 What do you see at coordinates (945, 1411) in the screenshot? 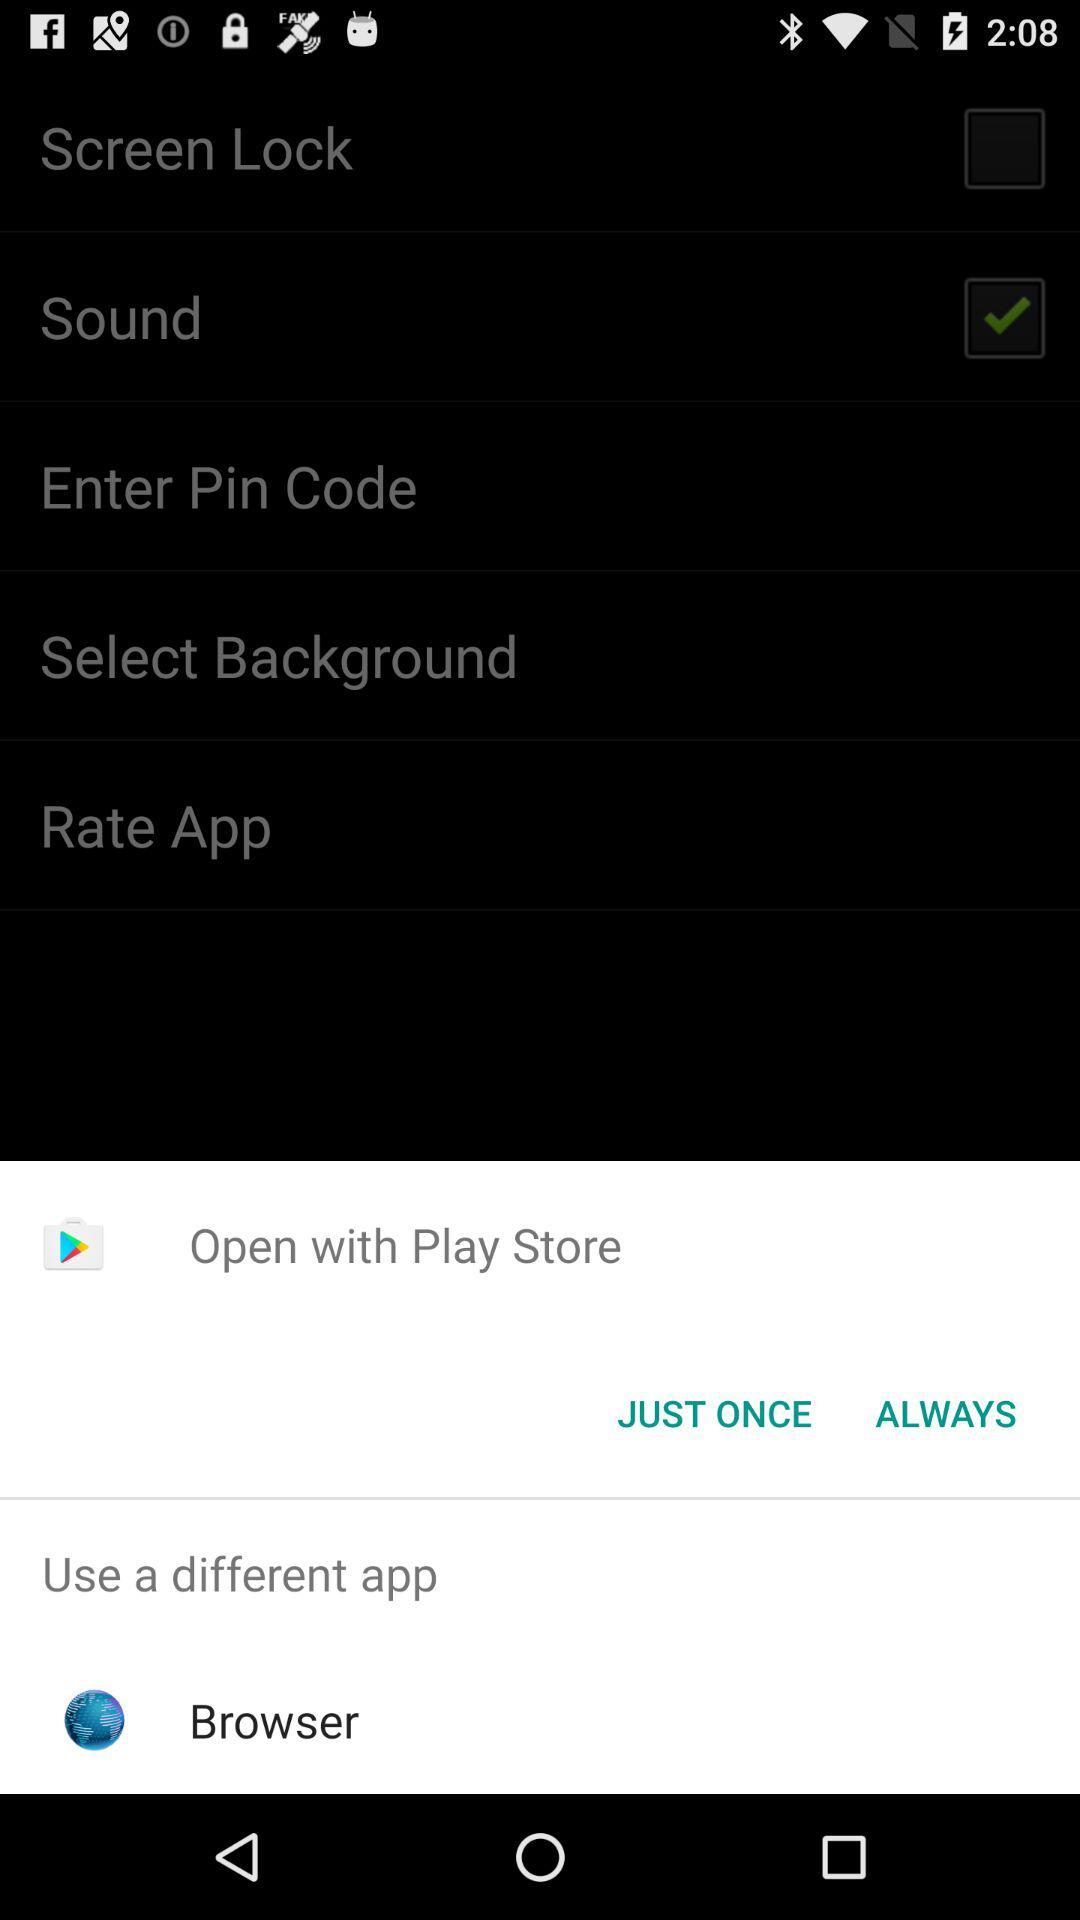
I see `always at the bottom right corner` at bounding box center [945, 1411].